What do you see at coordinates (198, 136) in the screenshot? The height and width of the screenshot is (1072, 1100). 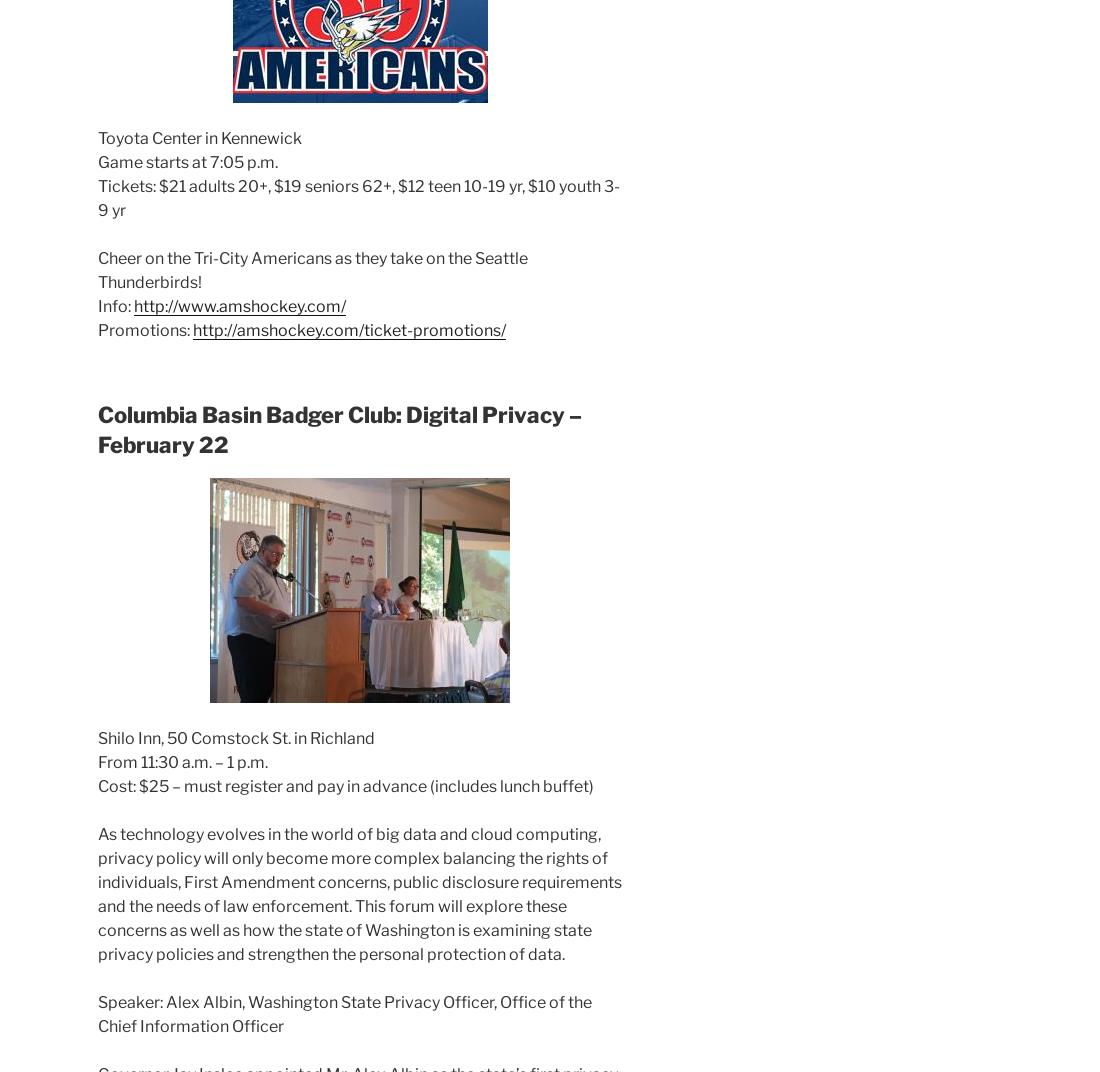 I see `'Toyota Center in Kennewick'` at bounding box center [198, 136].